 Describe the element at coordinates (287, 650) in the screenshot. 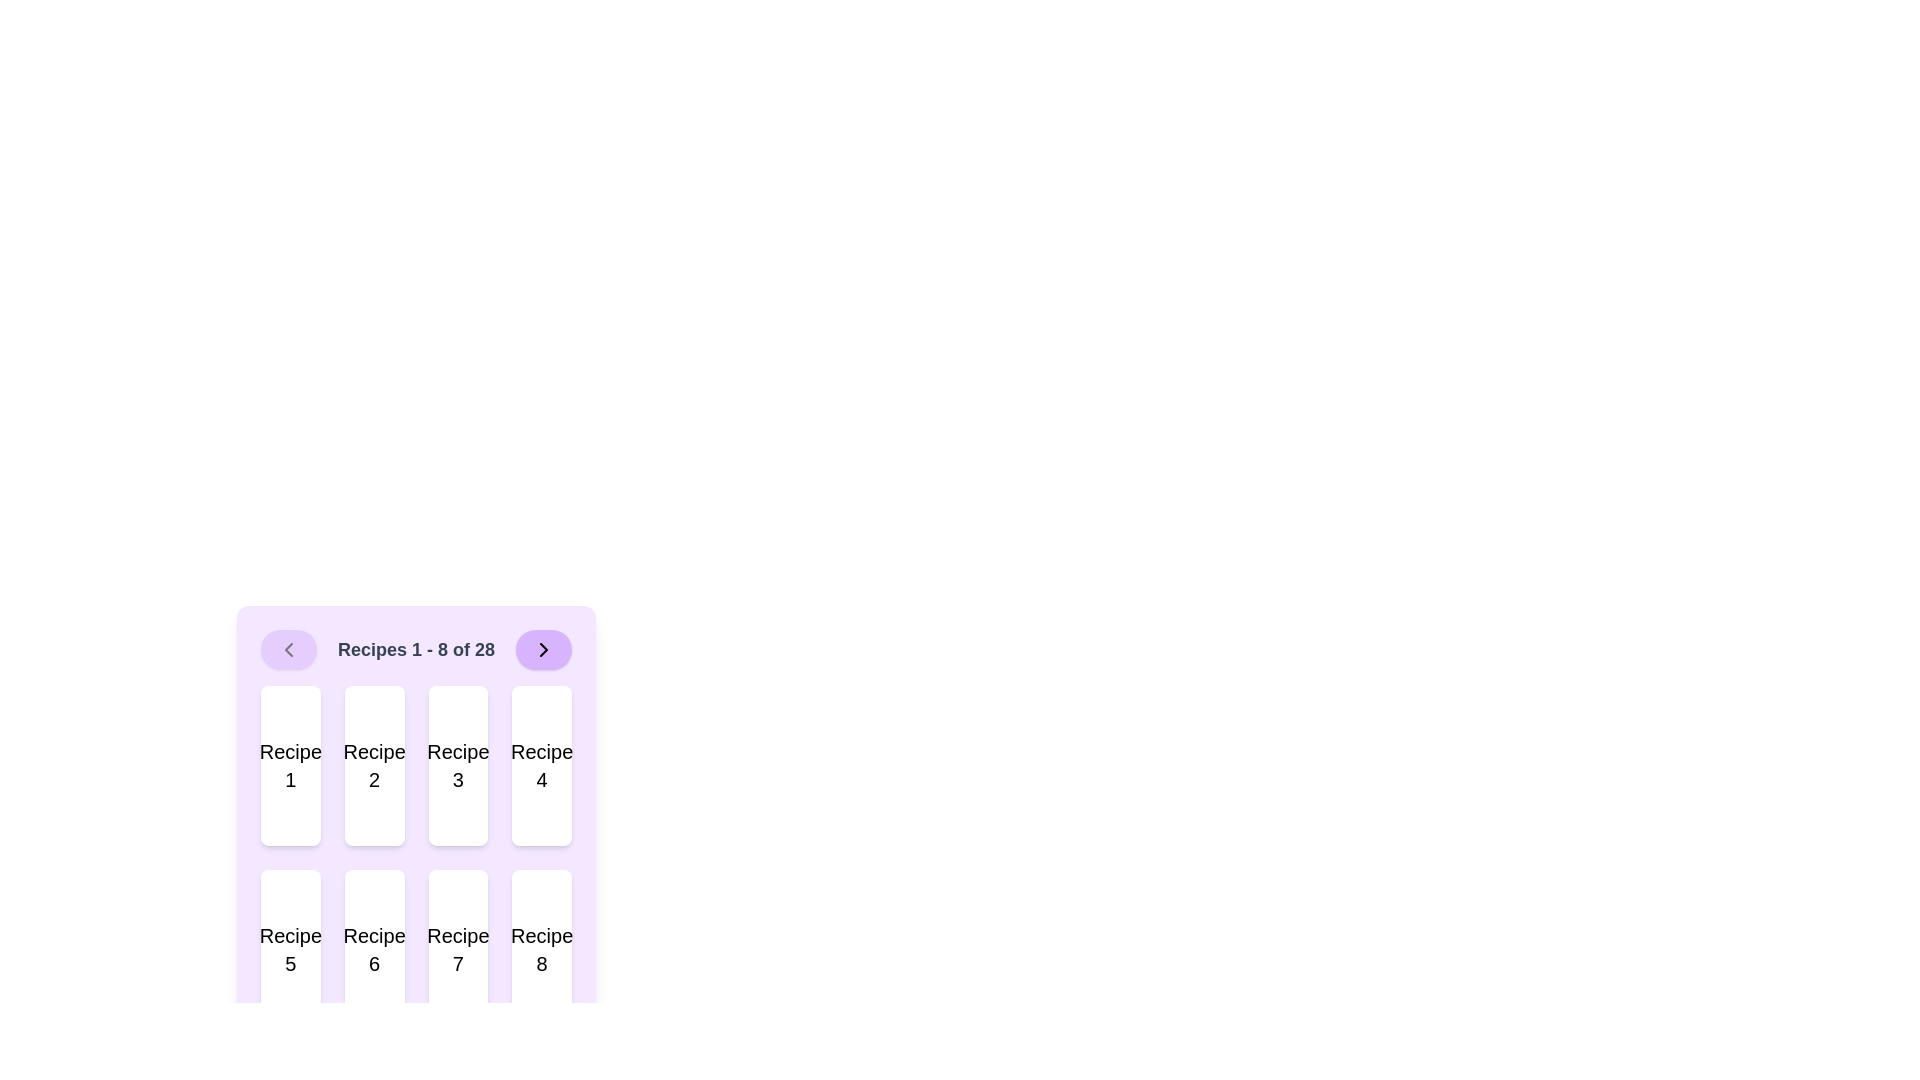

I see `the leftmost button in the navigation control bar` at that location.